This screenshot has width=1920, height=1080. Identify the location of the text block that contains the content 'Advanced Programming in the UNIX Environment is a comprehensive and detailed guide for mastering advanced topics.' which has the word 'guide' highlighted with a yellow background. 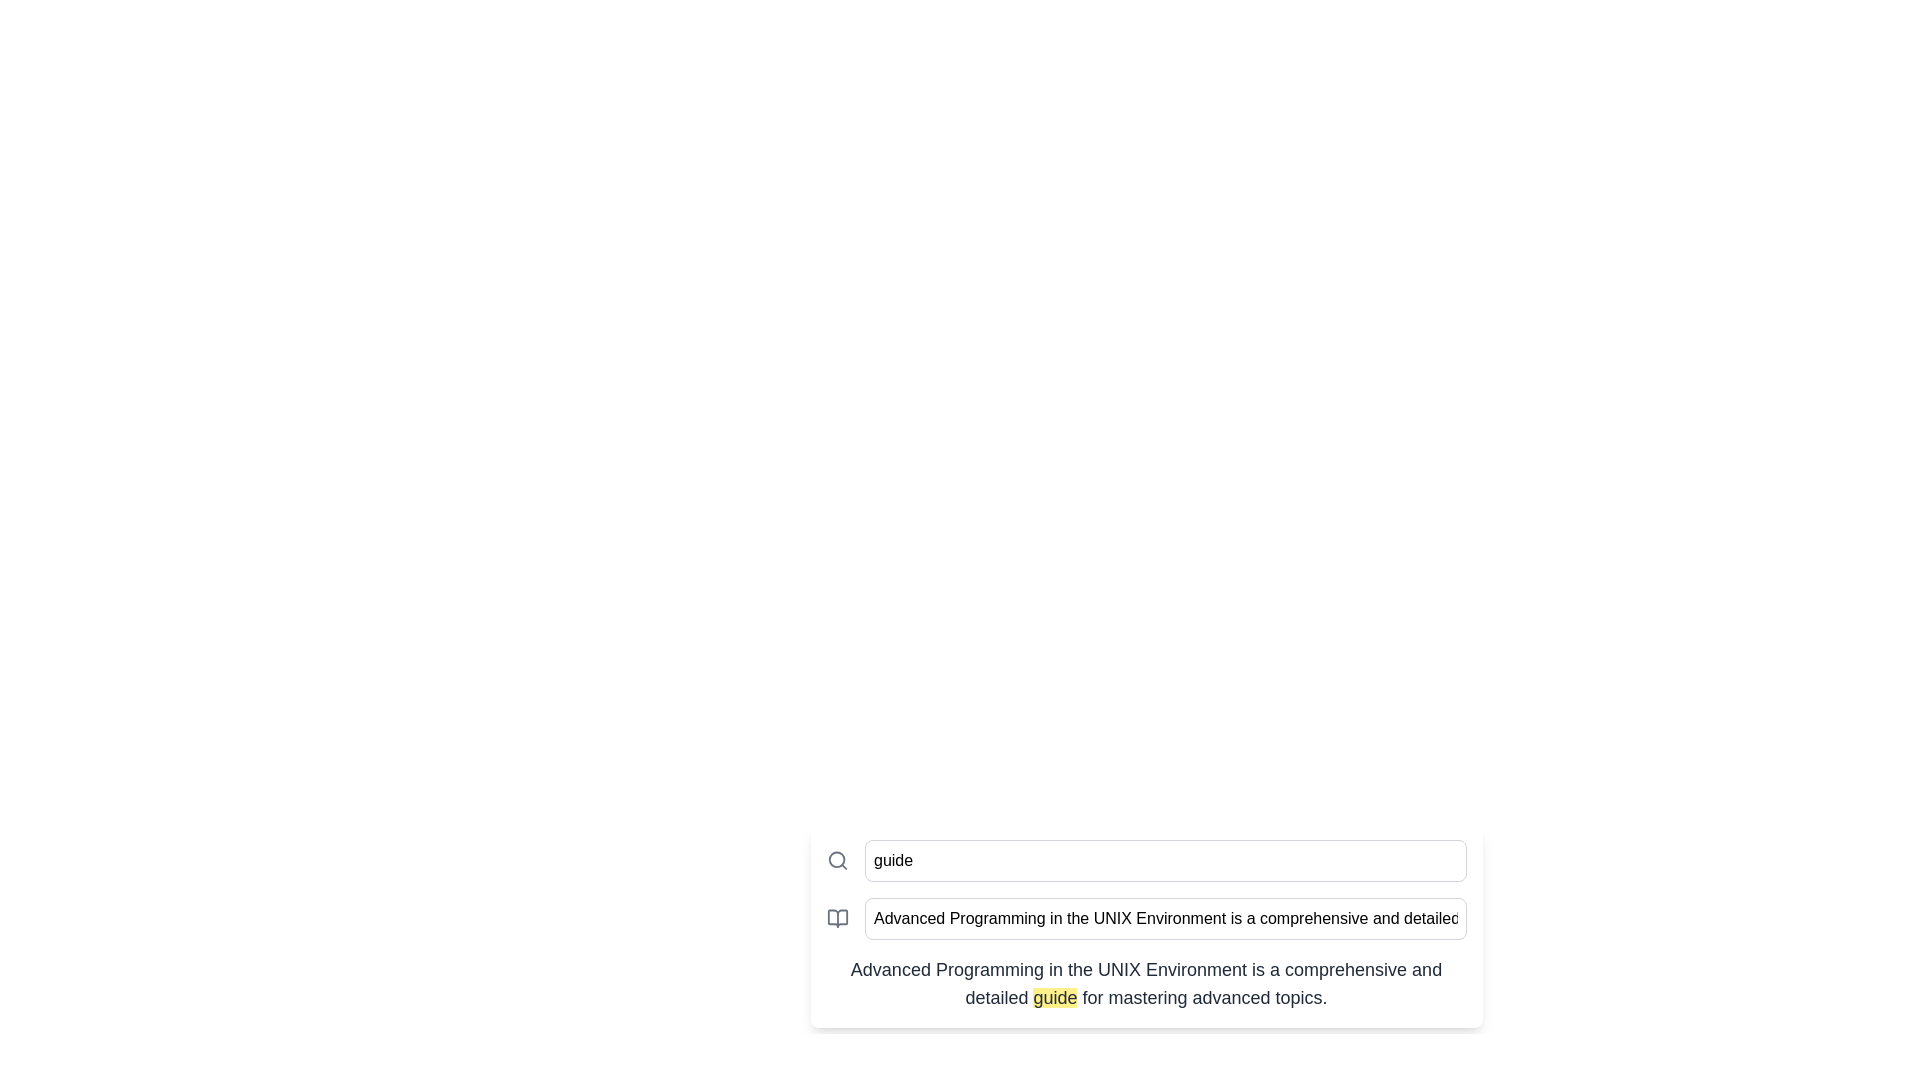
(1146, 982).